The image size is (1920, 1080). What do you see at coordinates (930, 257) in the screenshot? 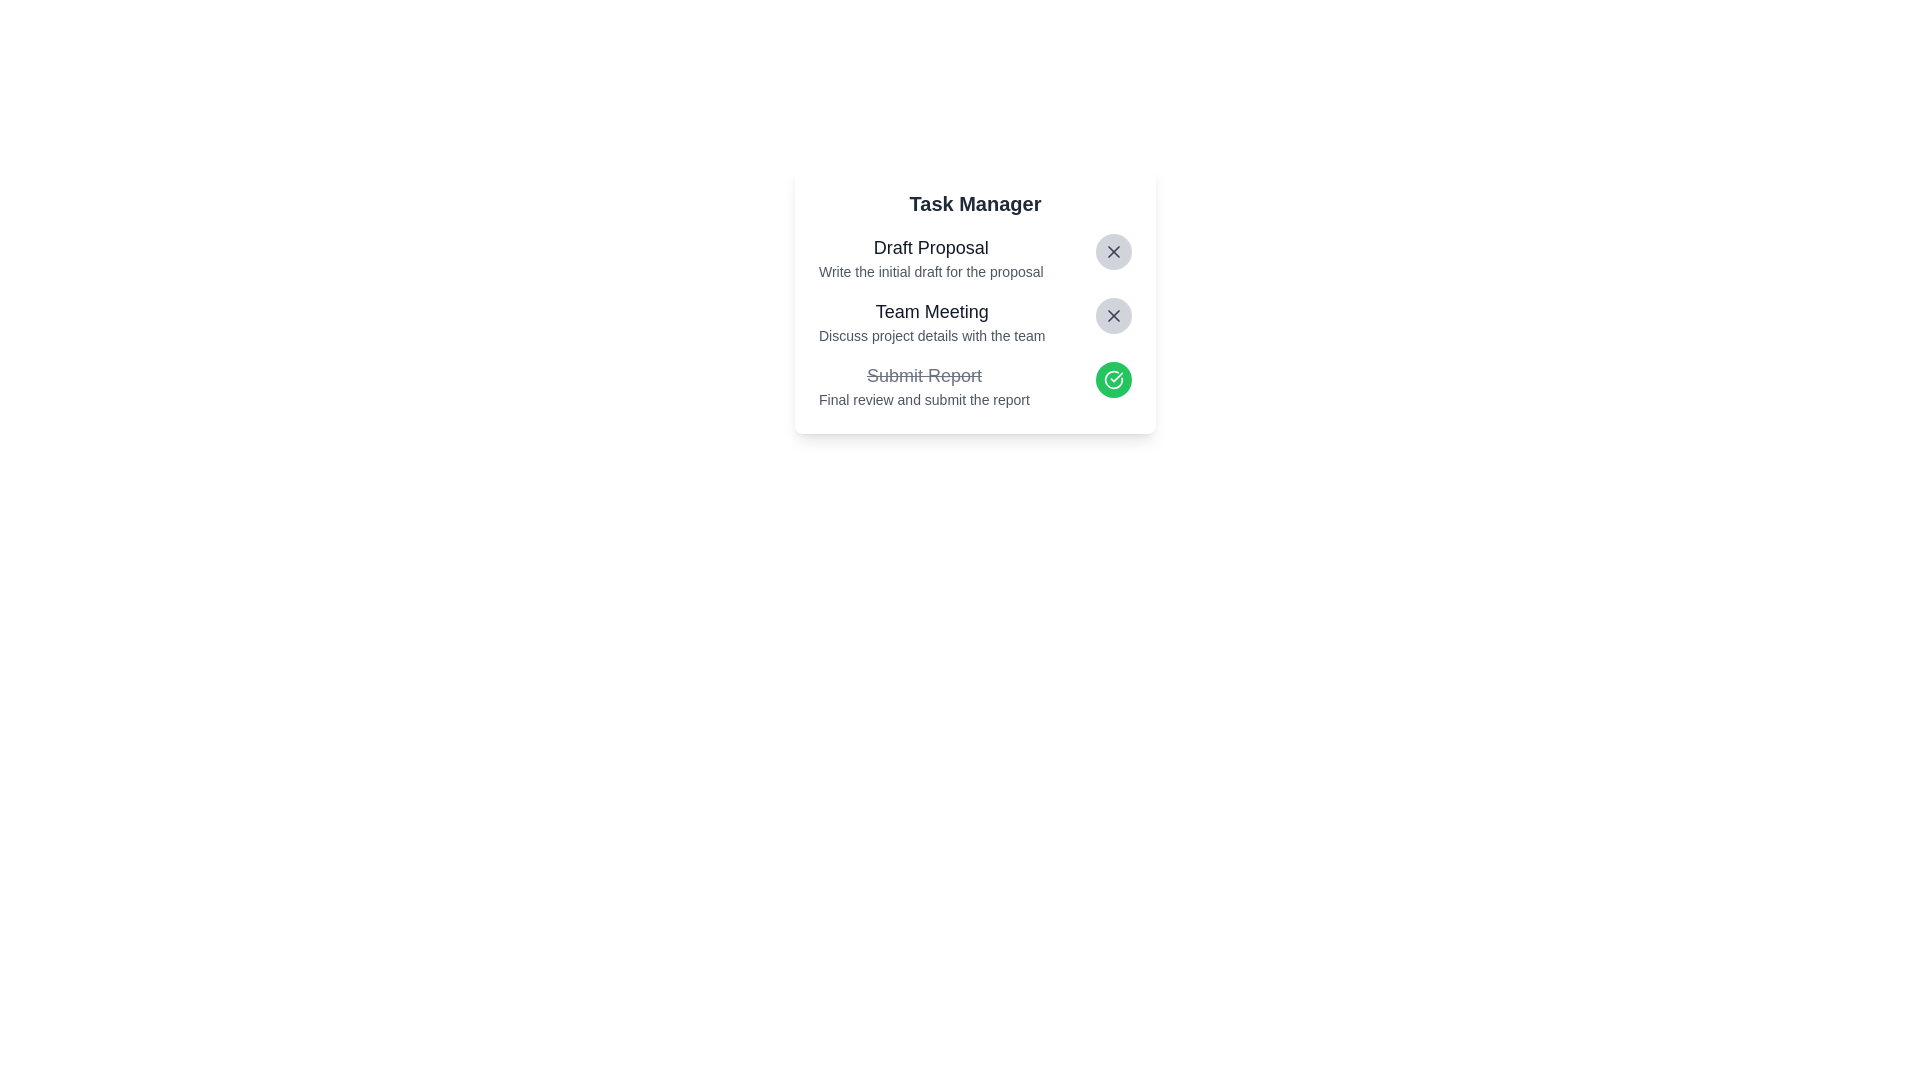
I see `the text display element titled 'Draft Proposal' which contains the description 'Write the initial draft for the proposal.'` at bounding box center [930, 257].